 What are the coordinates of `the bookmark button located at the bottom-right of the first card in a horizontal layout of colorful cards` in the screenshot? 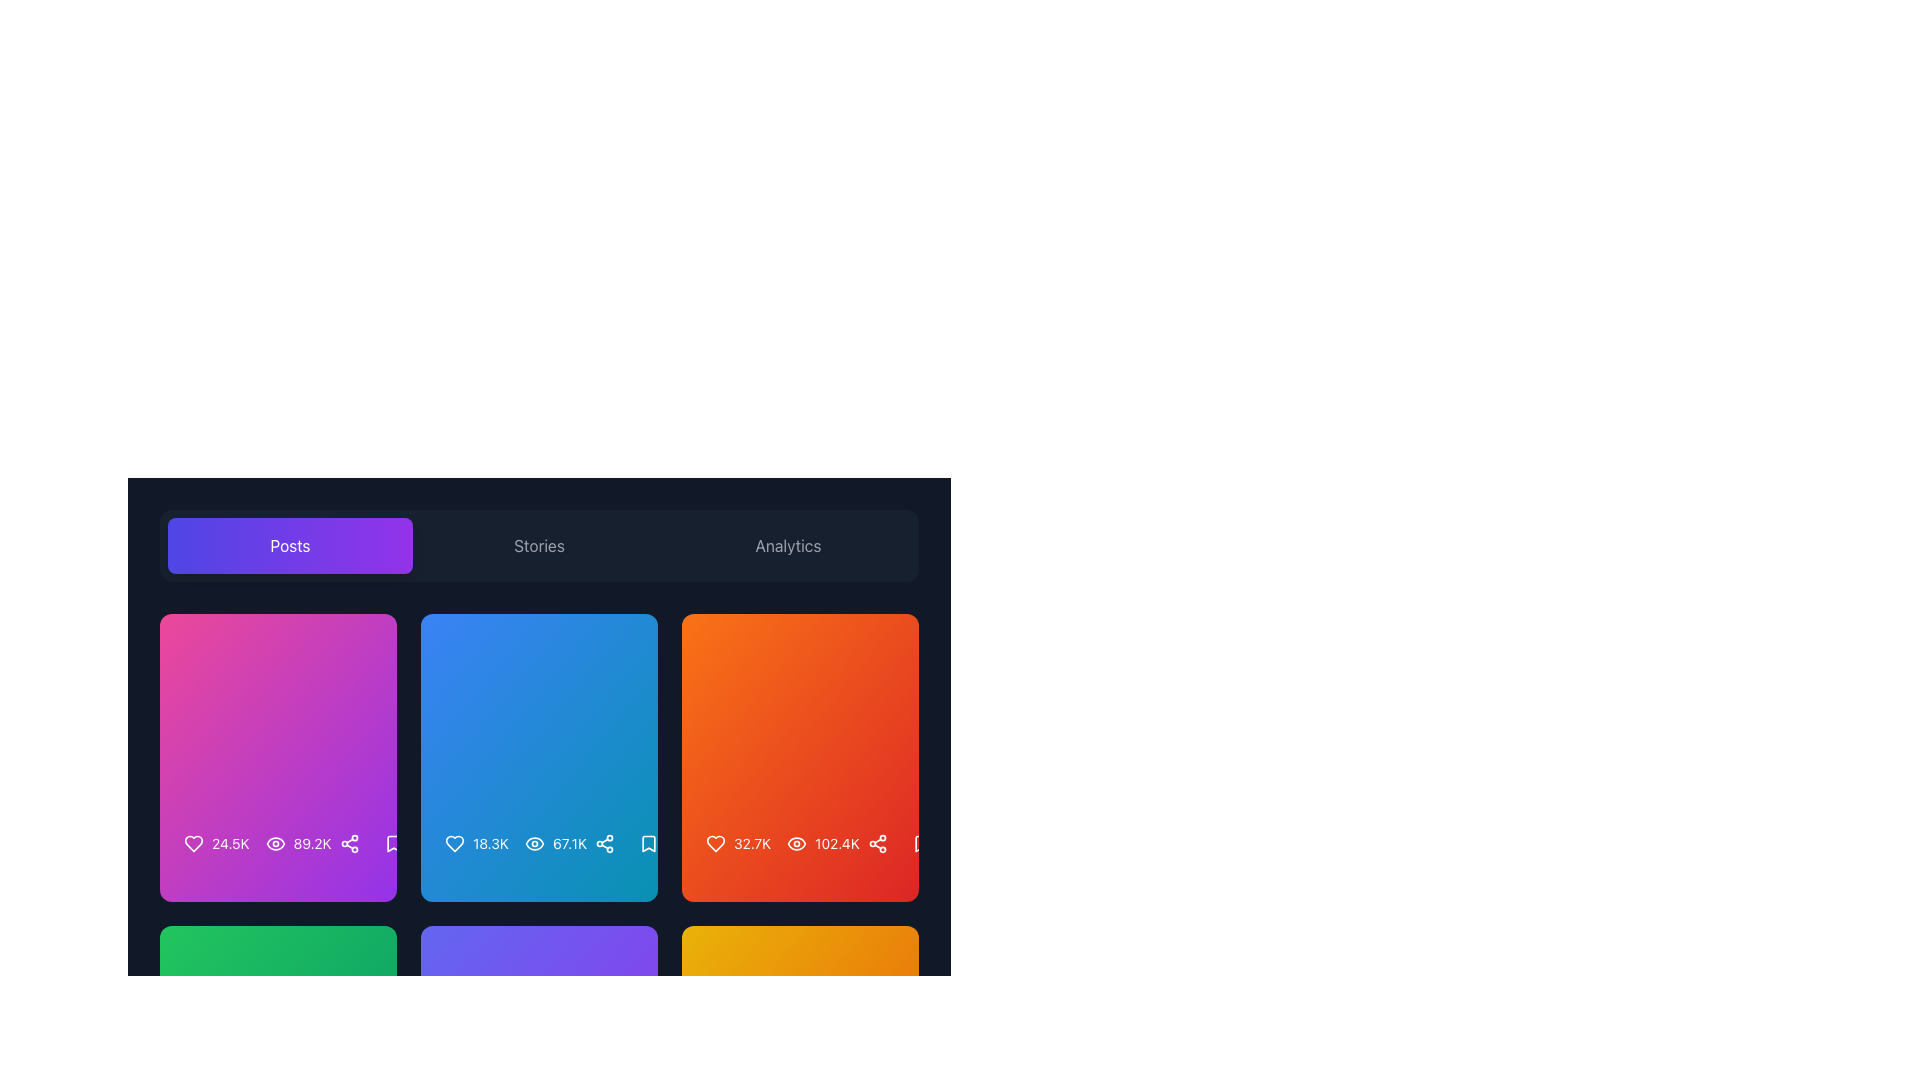 It's located at (393, 844).